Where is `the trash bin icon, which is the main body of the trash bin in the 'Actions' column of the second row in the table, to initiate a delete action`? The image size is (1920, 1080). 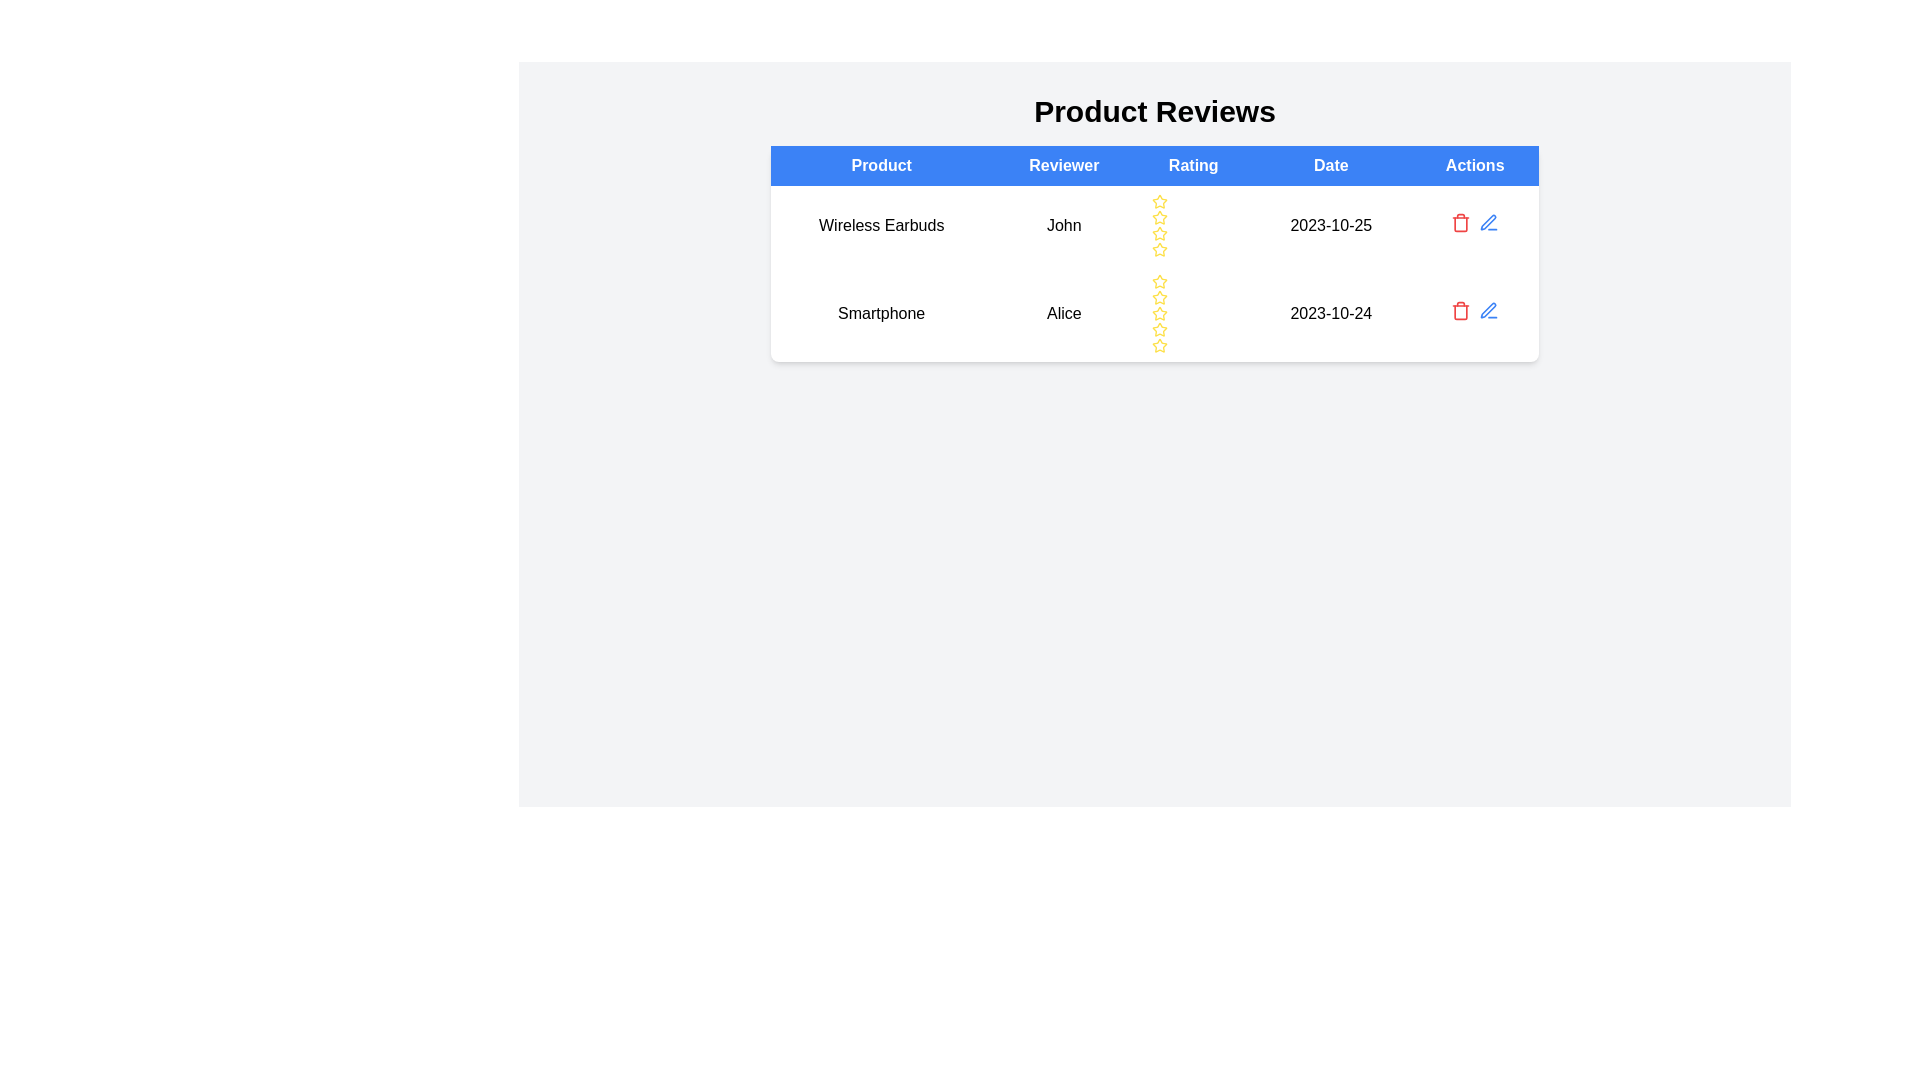 the trash bin icon, which is the main body of the trash bin in the 'Actions' column of the second row in the table, to initiate a delete action is located at coordinates (1461, 312).